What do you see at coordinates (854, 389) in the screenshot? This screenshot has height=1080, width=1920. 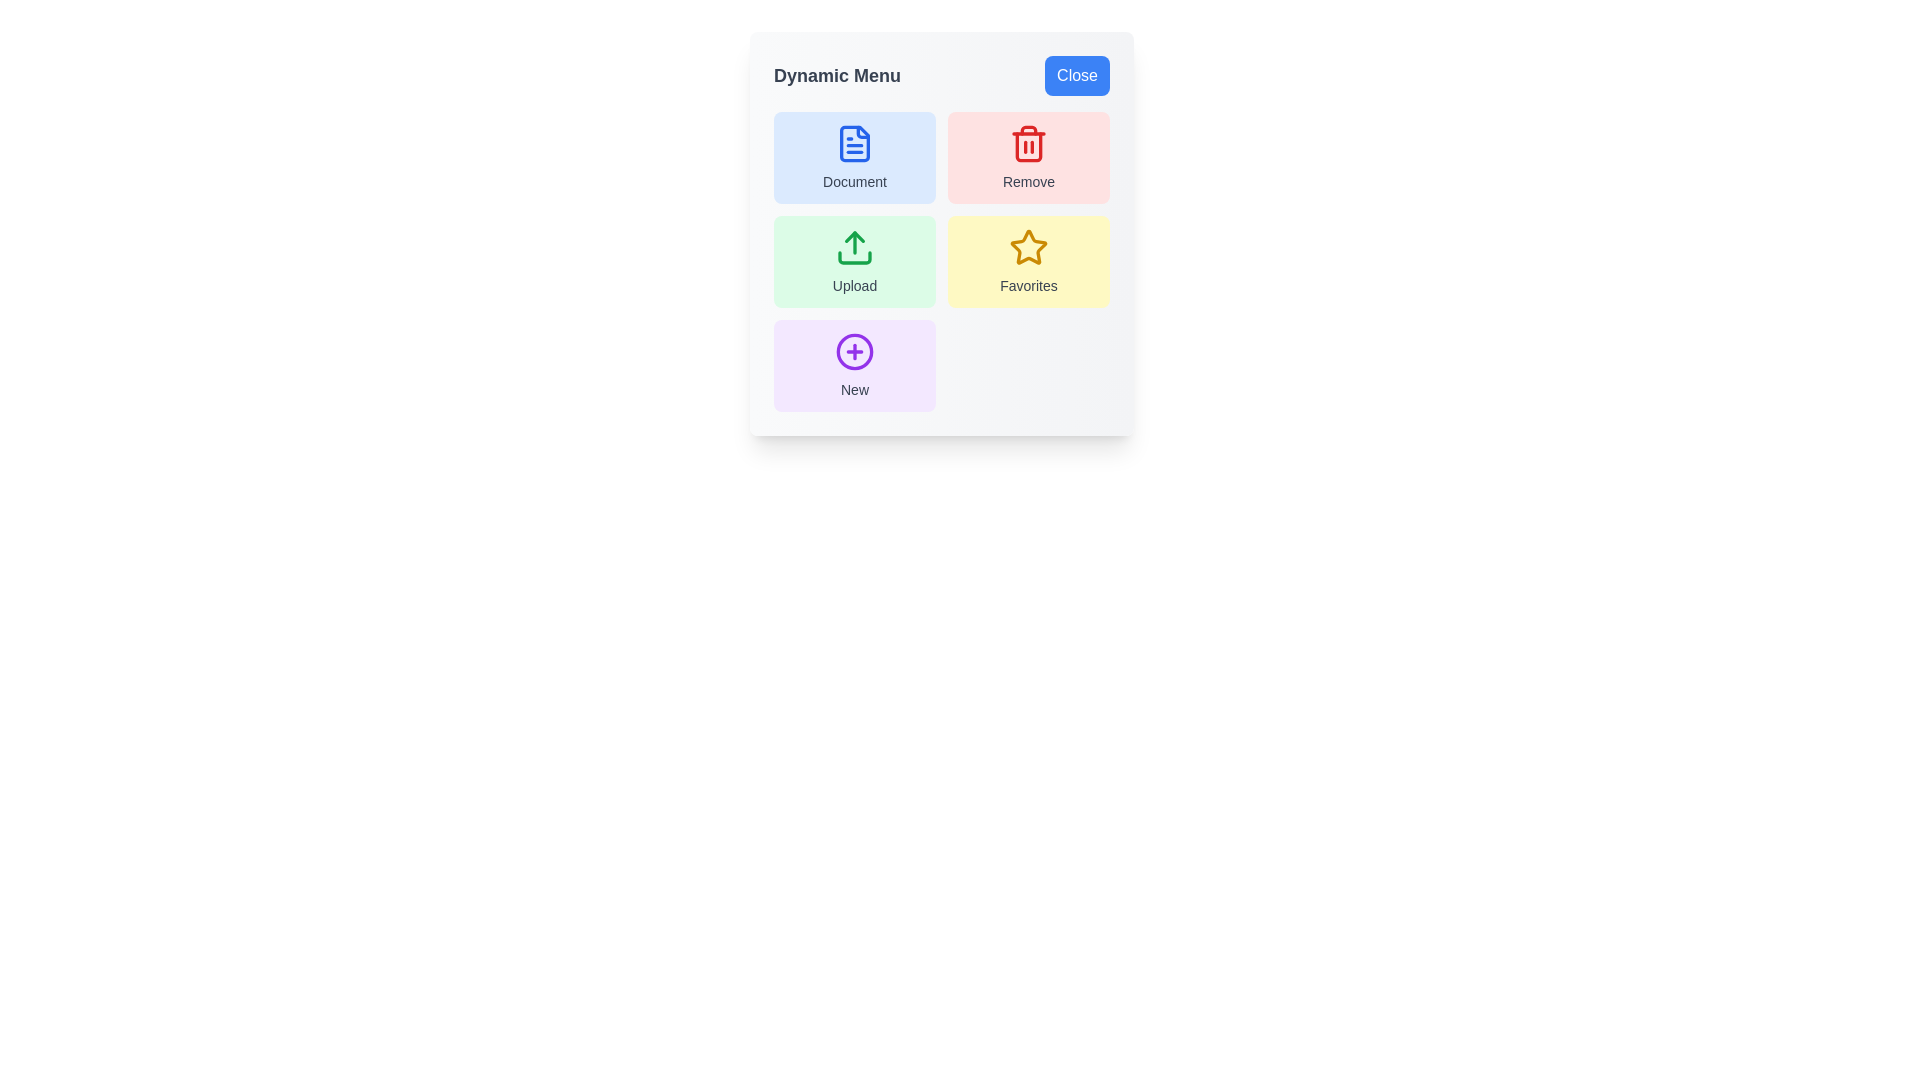 I see `text of the descriptive label located at the bottom of the purple section labeled 'New', positioned centrally below the circular purple icon with a plus sign` at bounding box center [854, 389].